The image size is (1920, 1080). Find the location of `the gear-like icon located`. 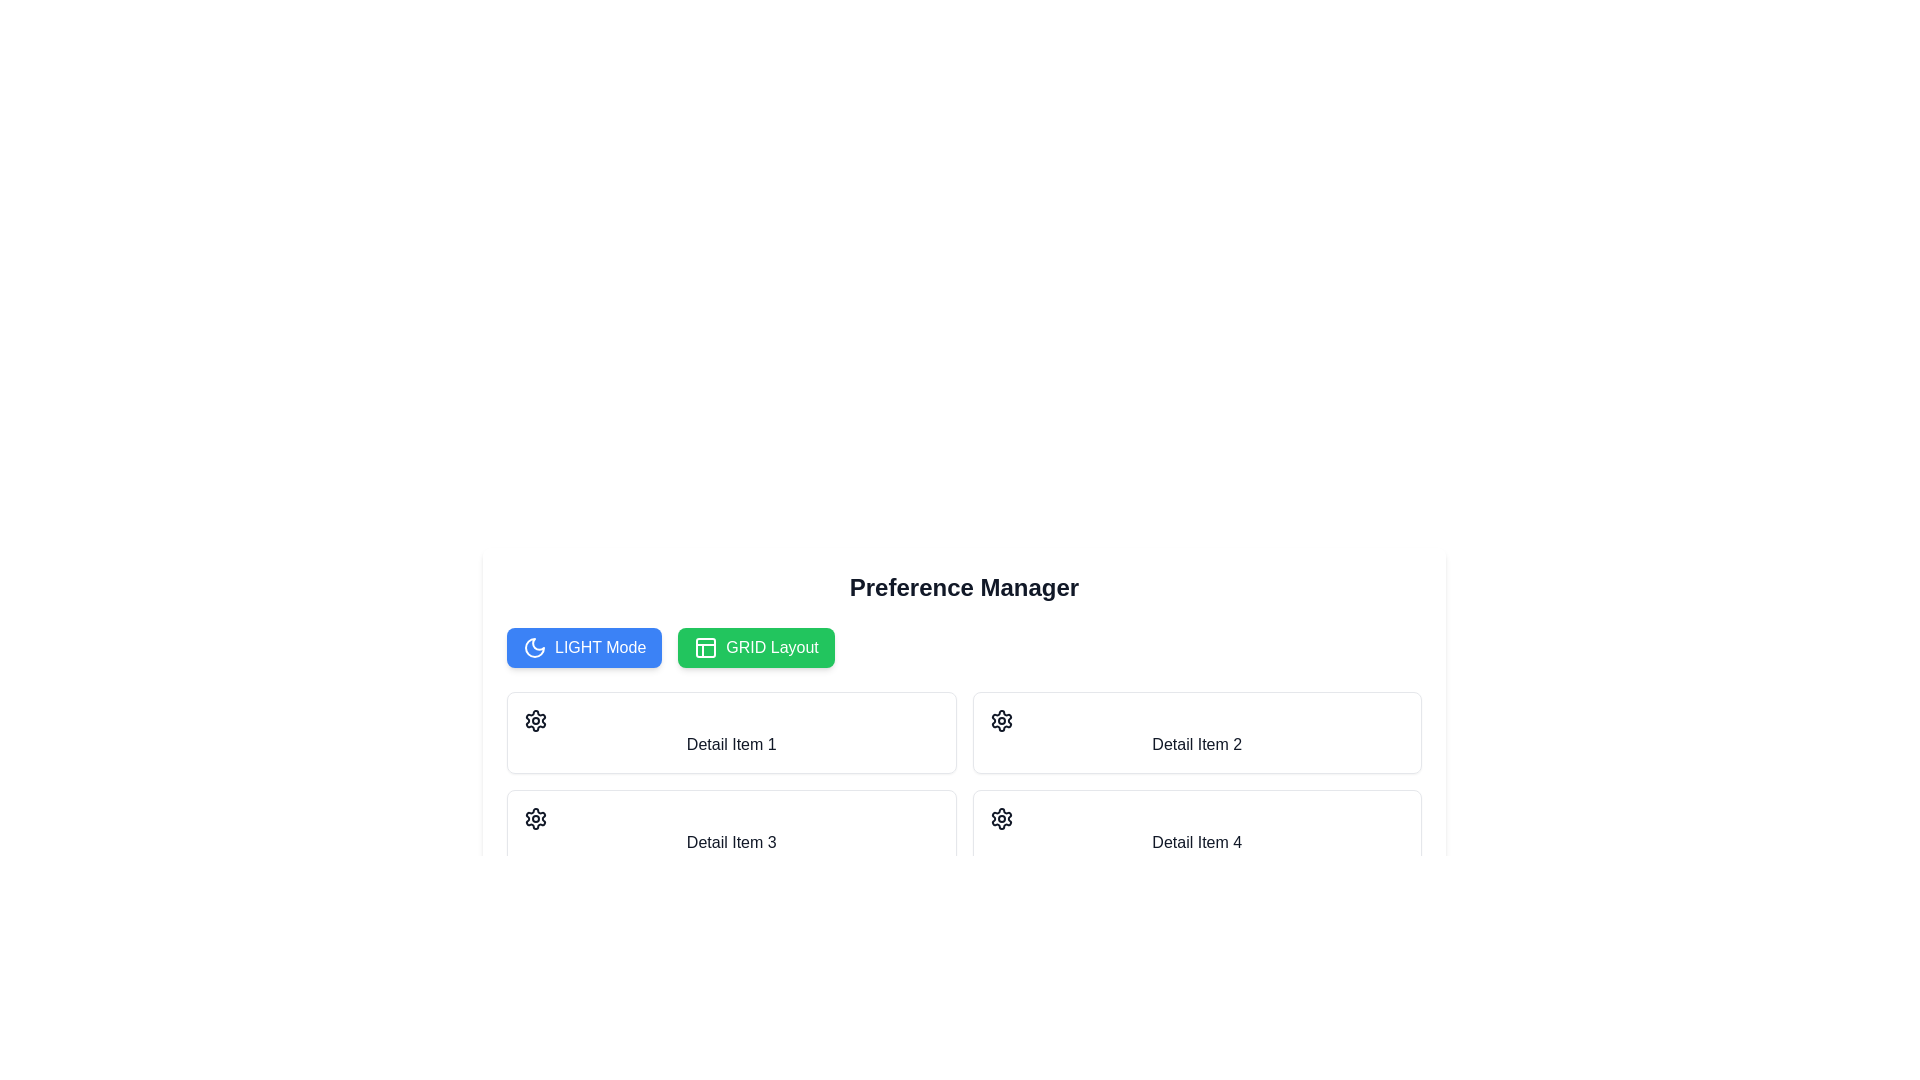

the gear-like icon located is located at coordinates (1001, 818).